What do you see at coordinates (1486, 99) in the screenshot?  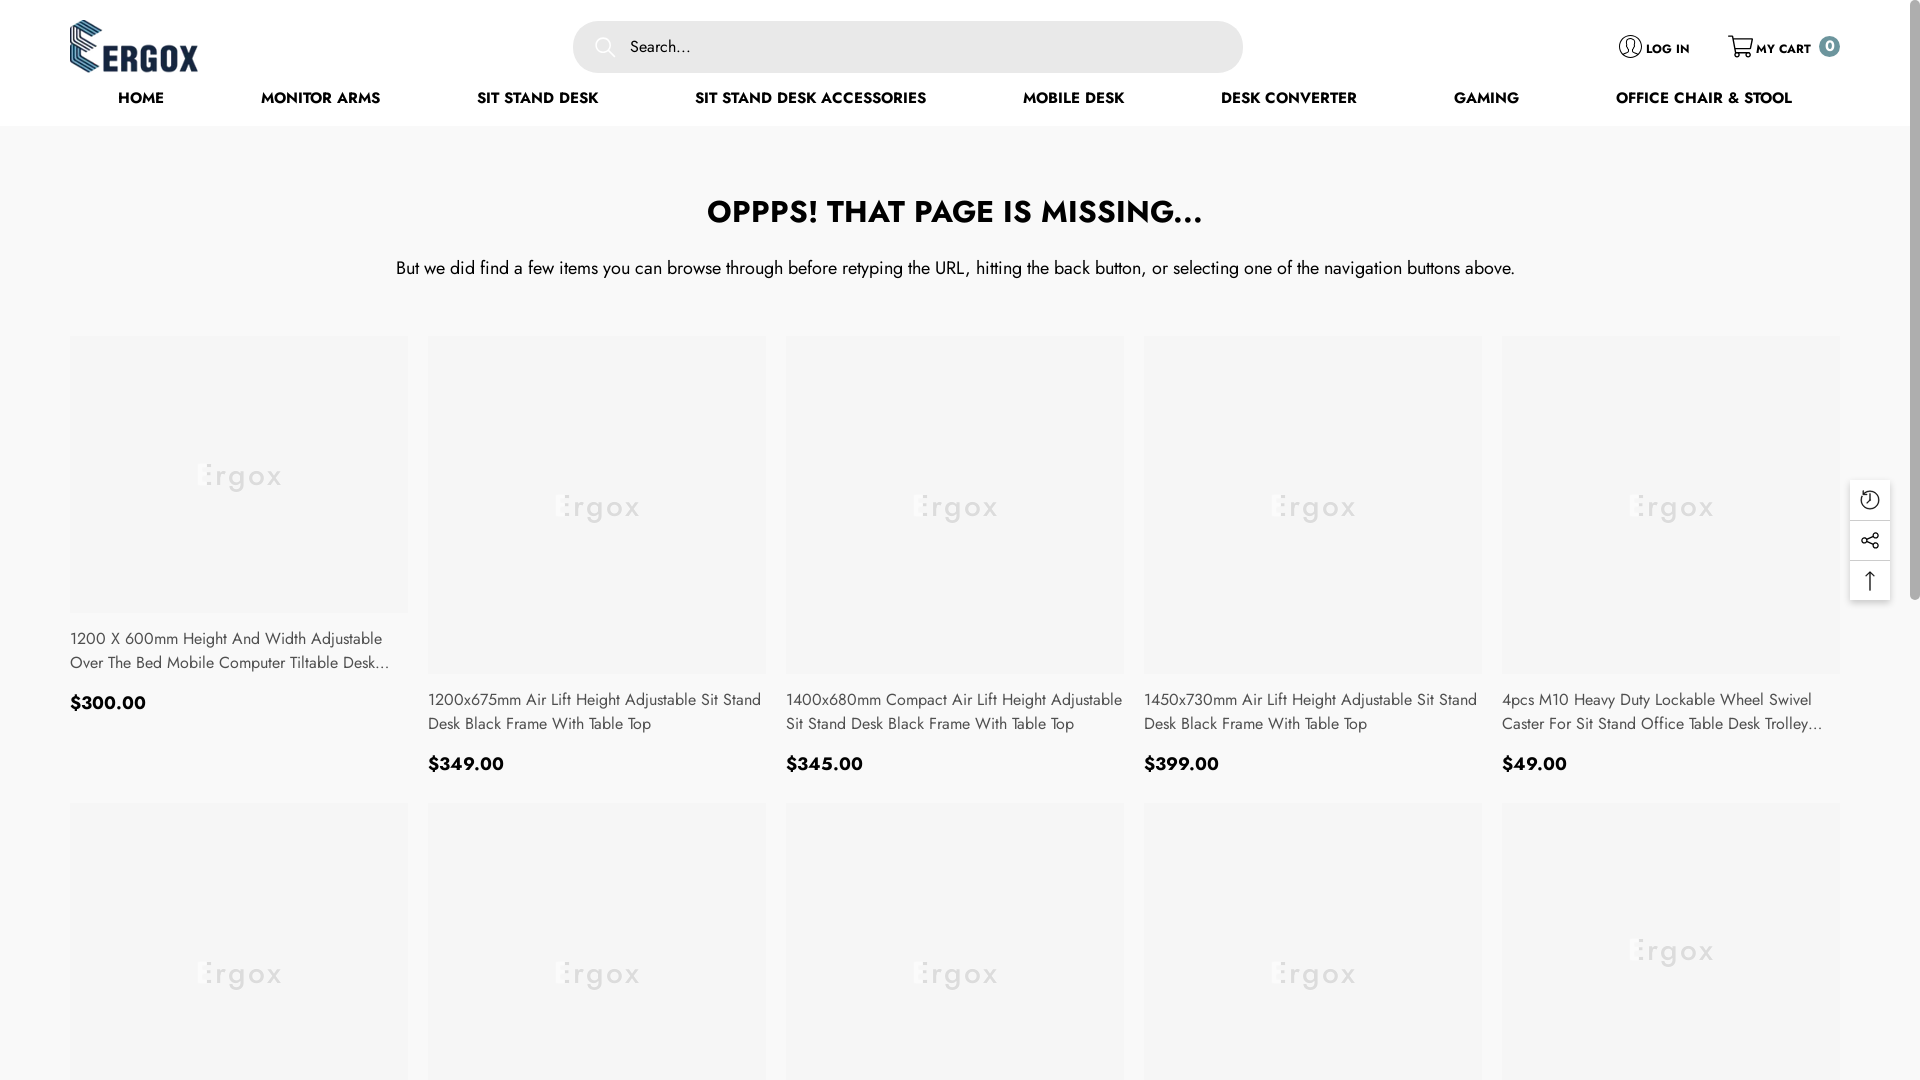 I see `'GAMING'` at bounding box center [1486, 99].